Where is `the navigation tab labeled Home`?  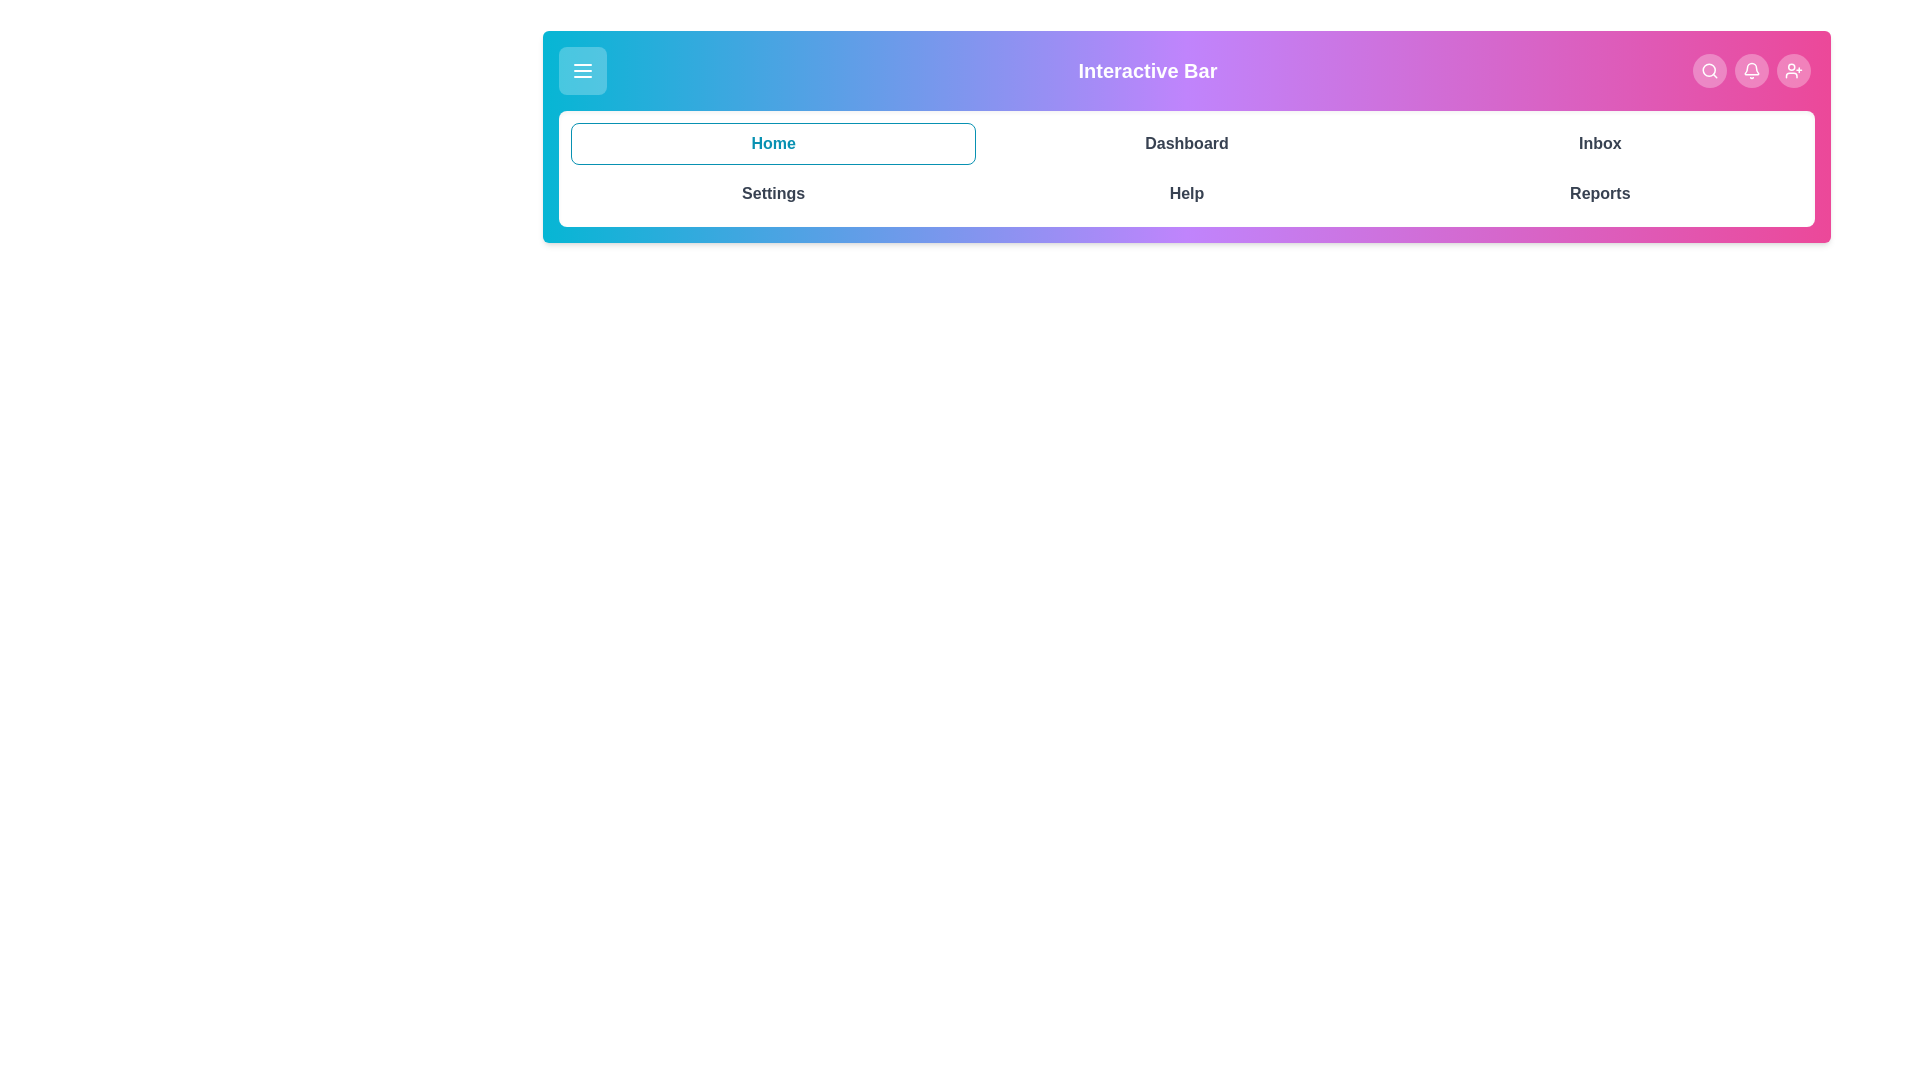 the navigation tab labeled Home is located at coordinates (772, 142).